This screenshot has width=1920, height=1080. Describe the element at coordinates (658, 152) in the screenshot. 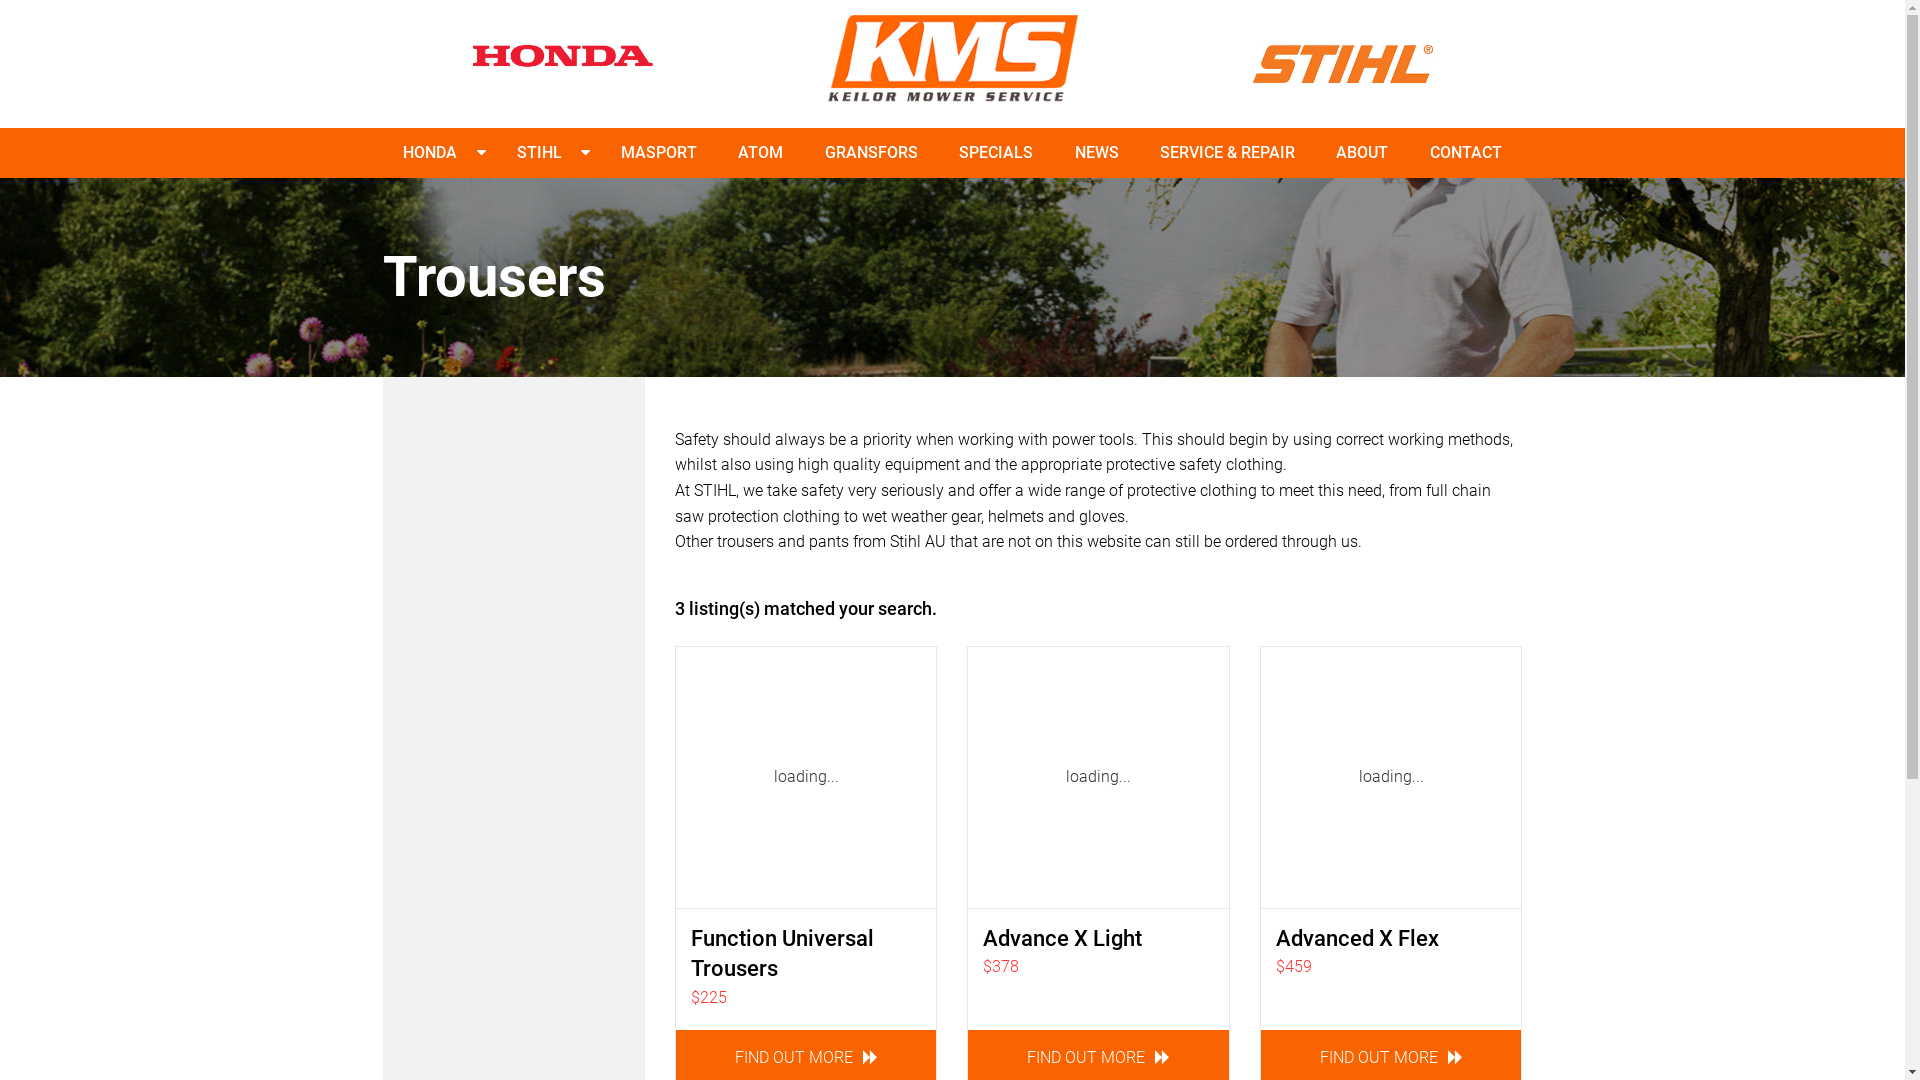

I see `'MASPORT'` at that location.